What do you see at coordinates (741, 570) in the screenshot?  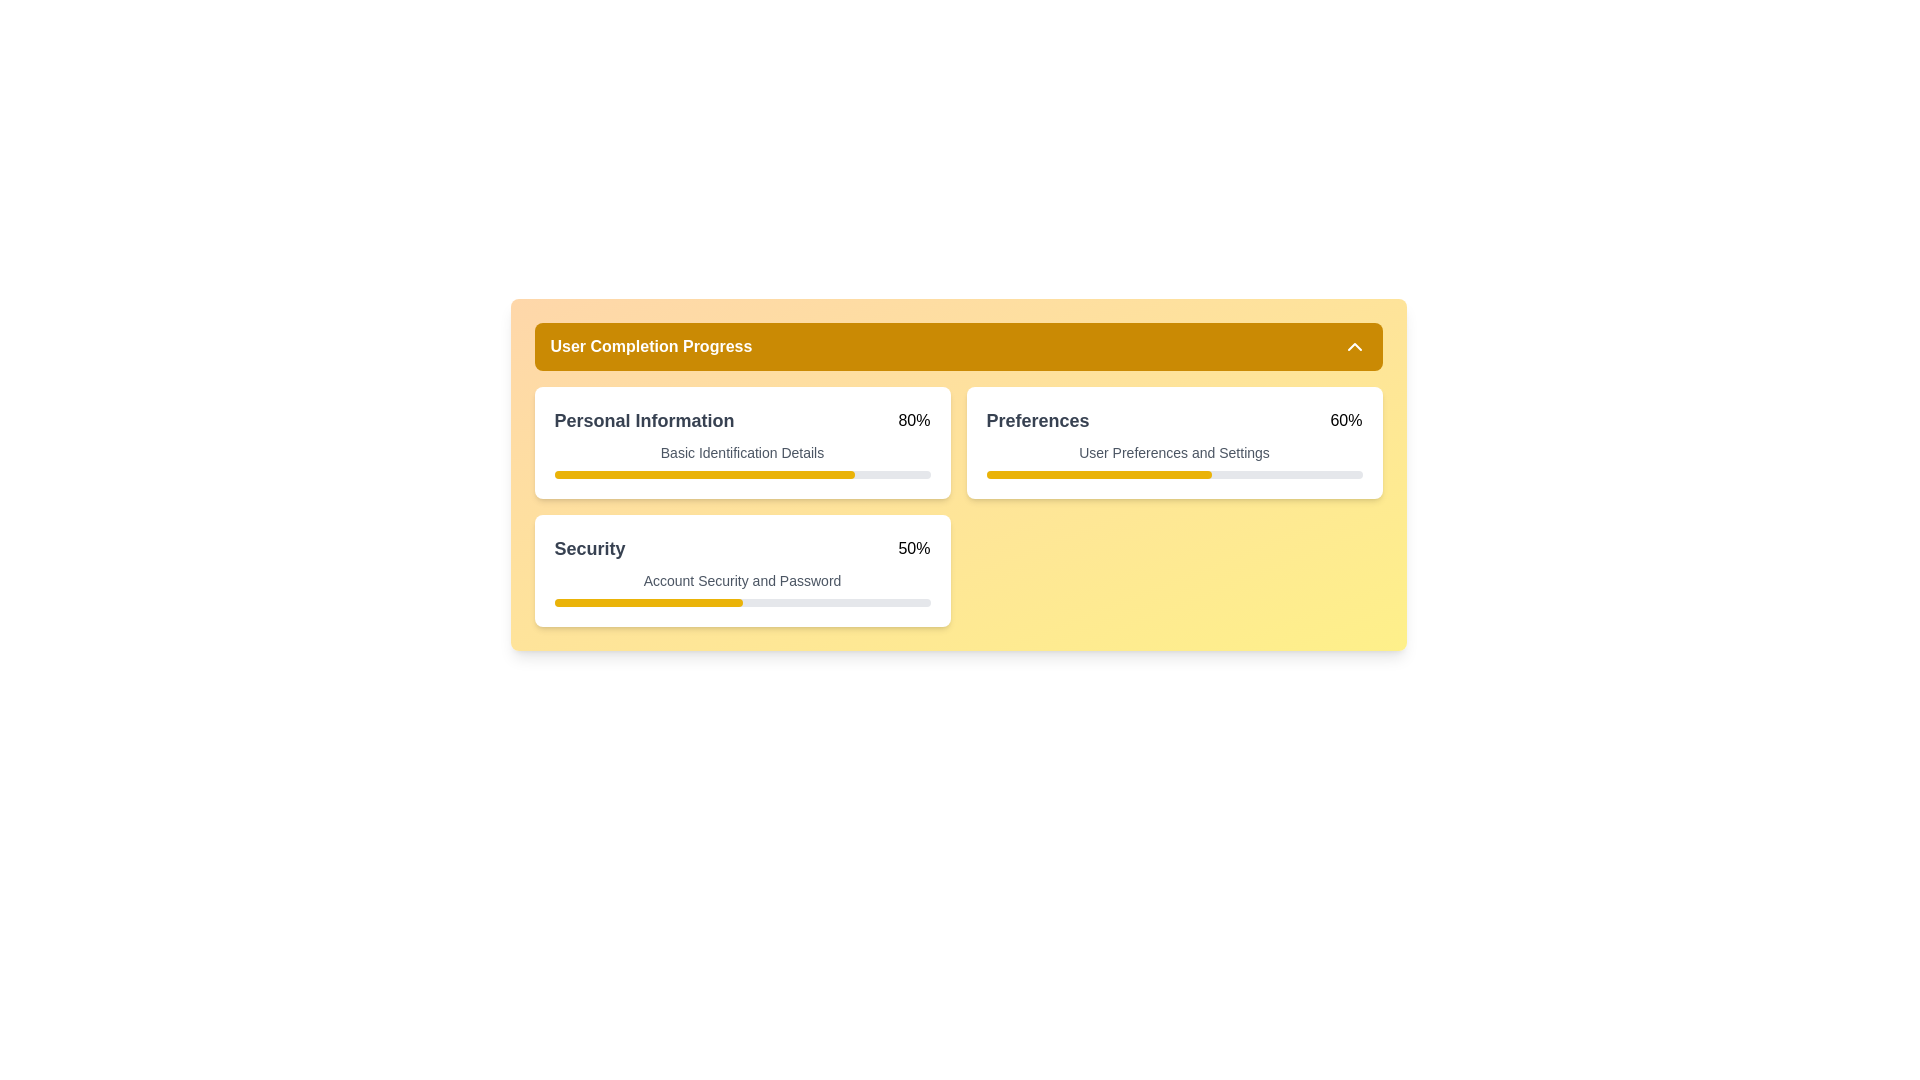 I see `the progress represented by the 'Security' Card with Progress Bar located in the lower left quadrant of the grid layout. This is the third card in a two-by-two grid structure` at bounding box center [741, 570].